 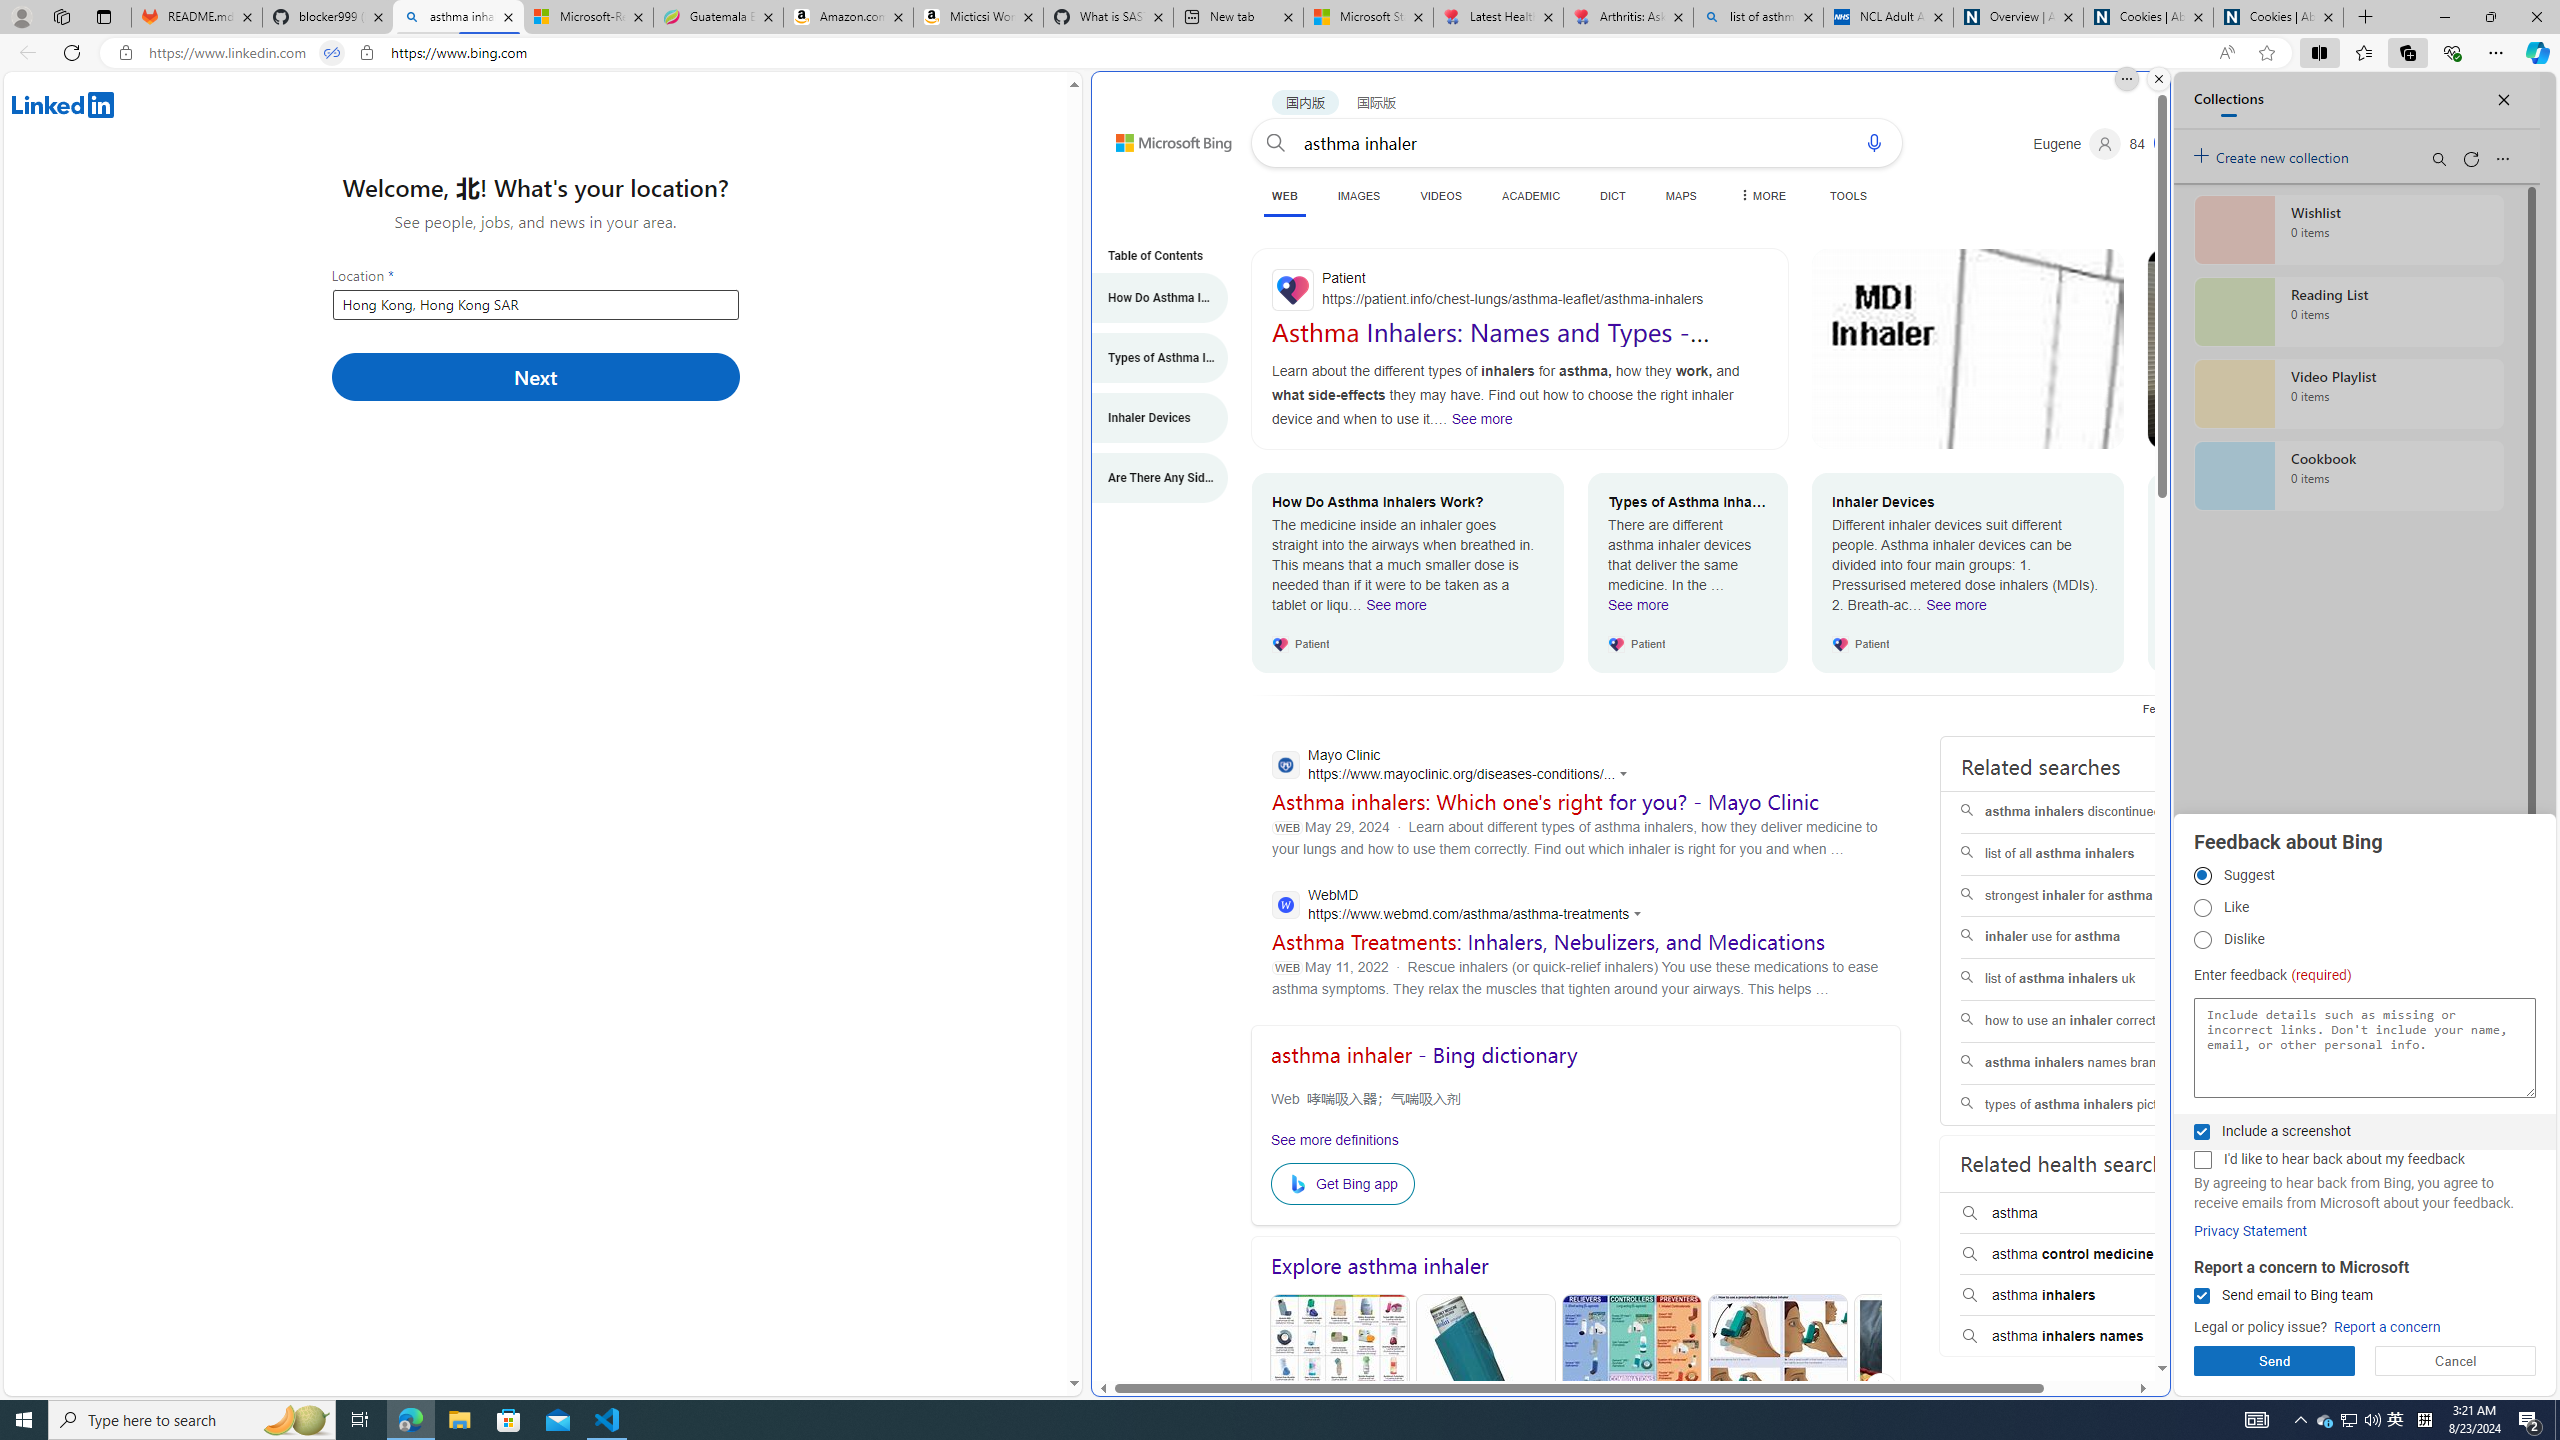 I want to click on 'Send email to Bing team', so click(x=2201, y=1295).